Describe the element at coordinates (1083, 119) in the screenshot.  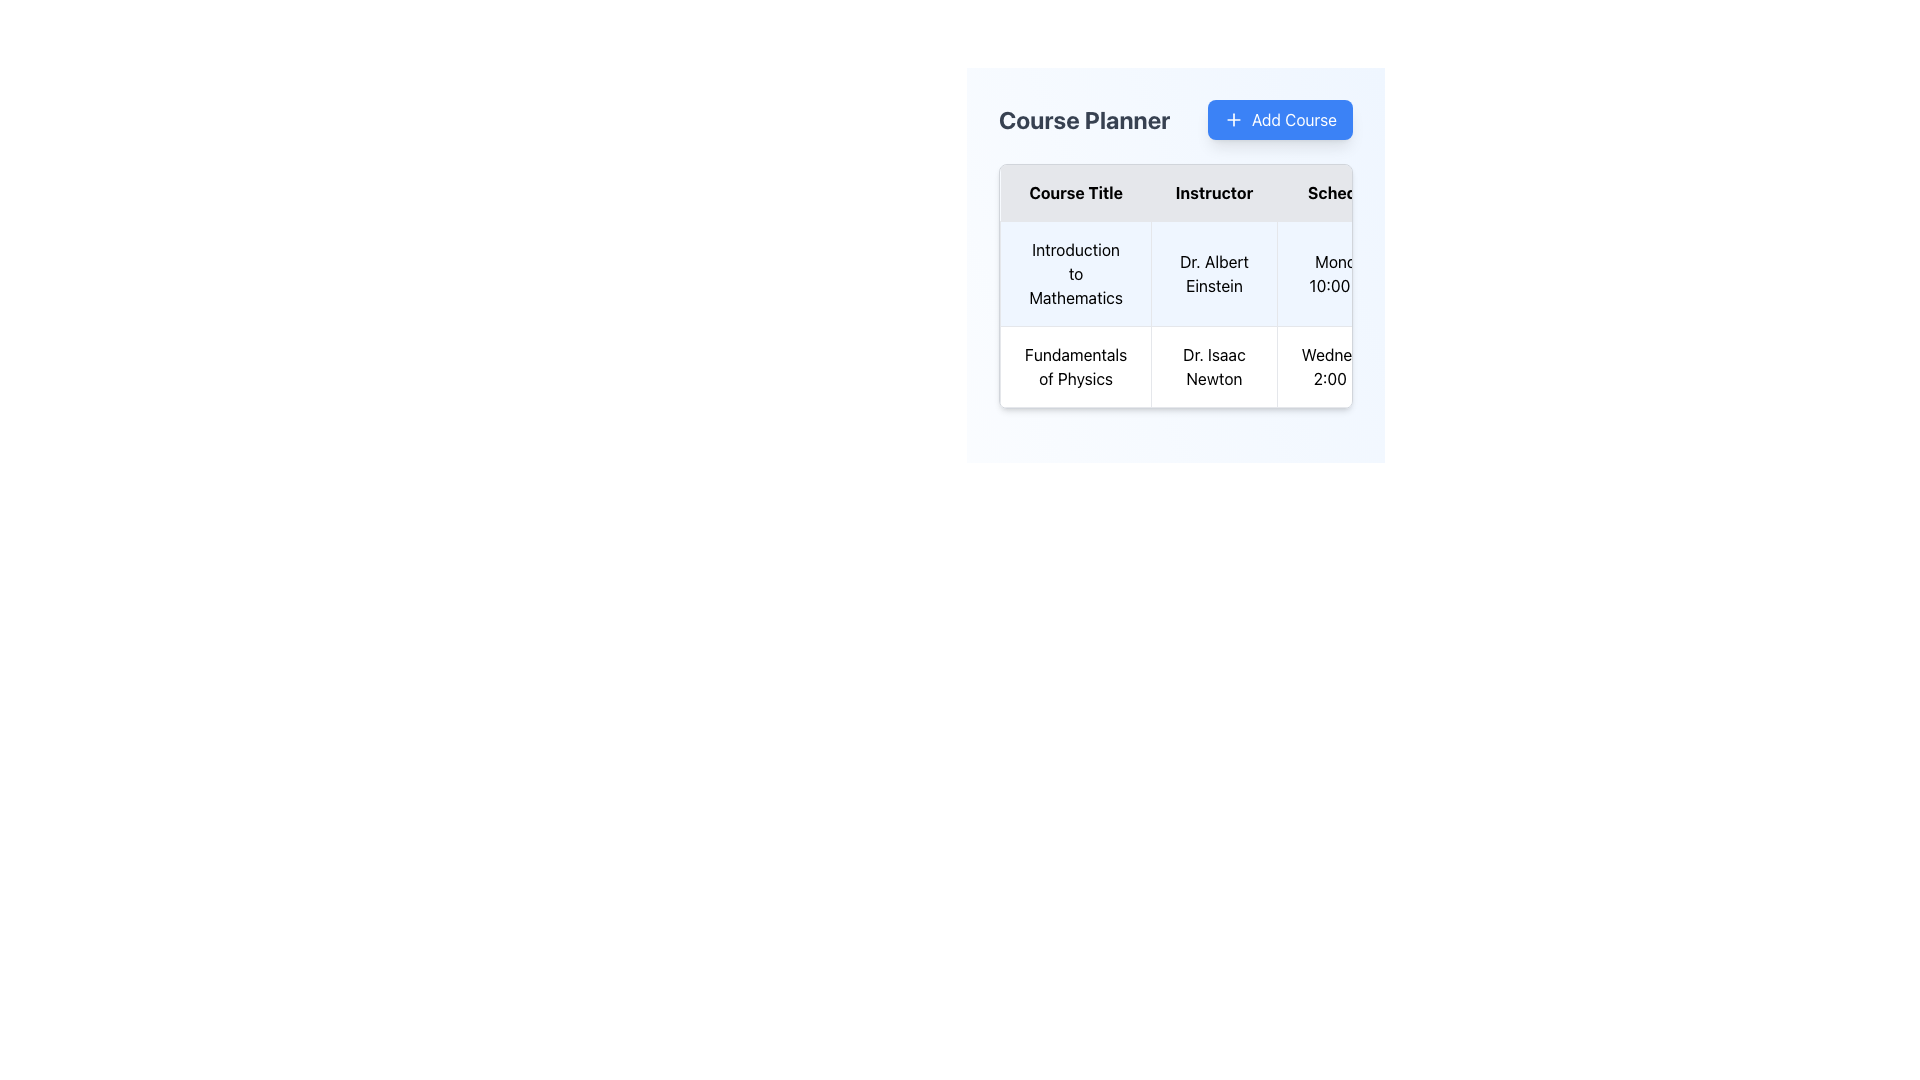
I see `the 'Course Planner' text label located on the left side of the header, which is styled in bold and large dark gray font` at that location.